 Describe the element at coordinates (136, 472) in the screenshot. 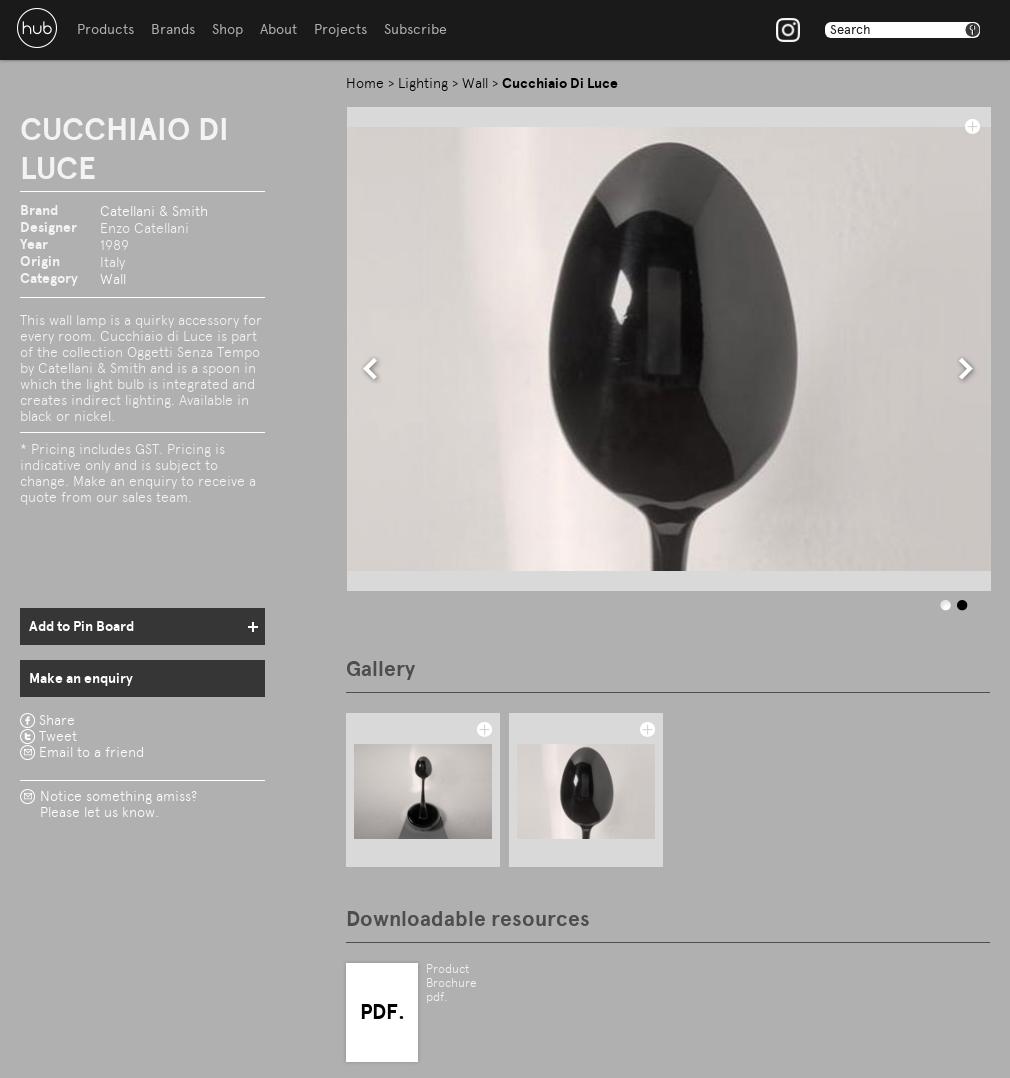

I see `'* Pricing includes GST. Pricing is indicative only and is subject to change. Make an enquiry to receive a quote from our sales team.'` at that location.